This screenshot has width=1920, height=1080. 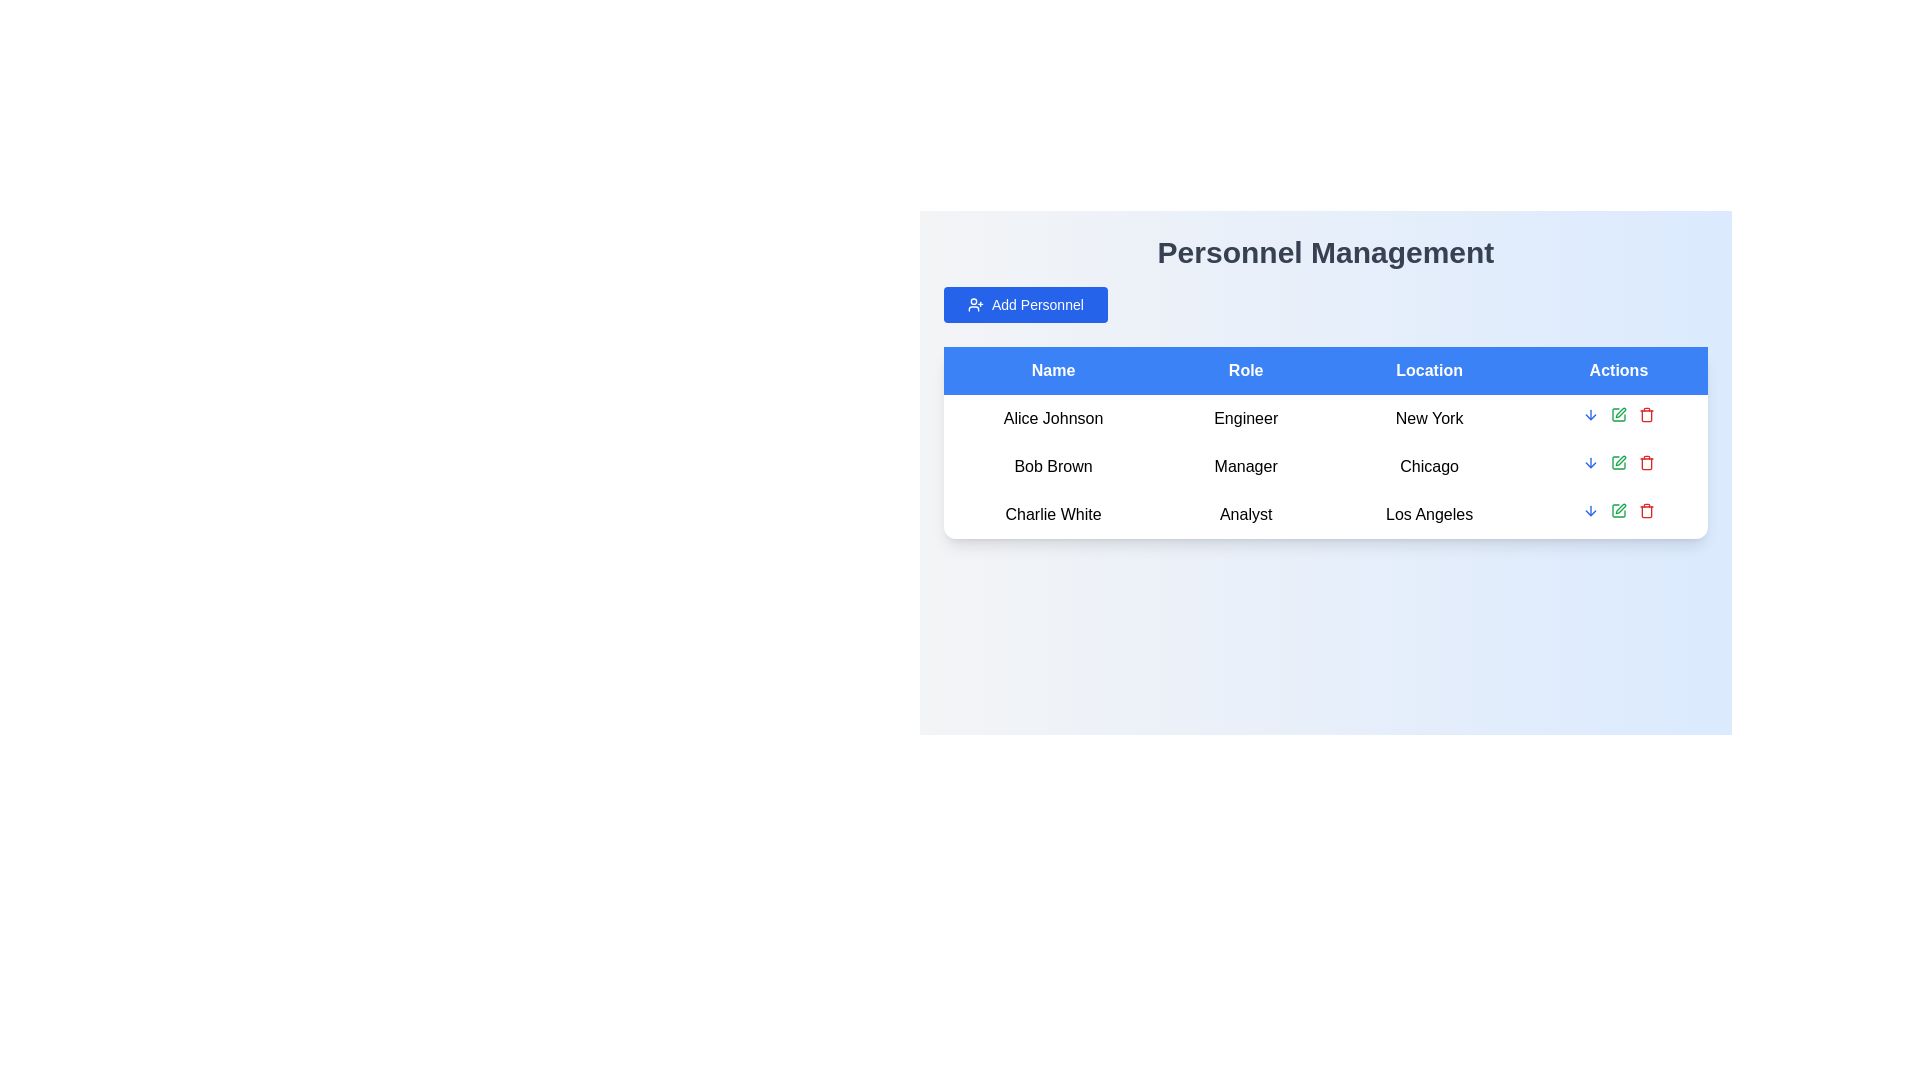 I want to click on the edit icon, so click(x=1618, y=462).